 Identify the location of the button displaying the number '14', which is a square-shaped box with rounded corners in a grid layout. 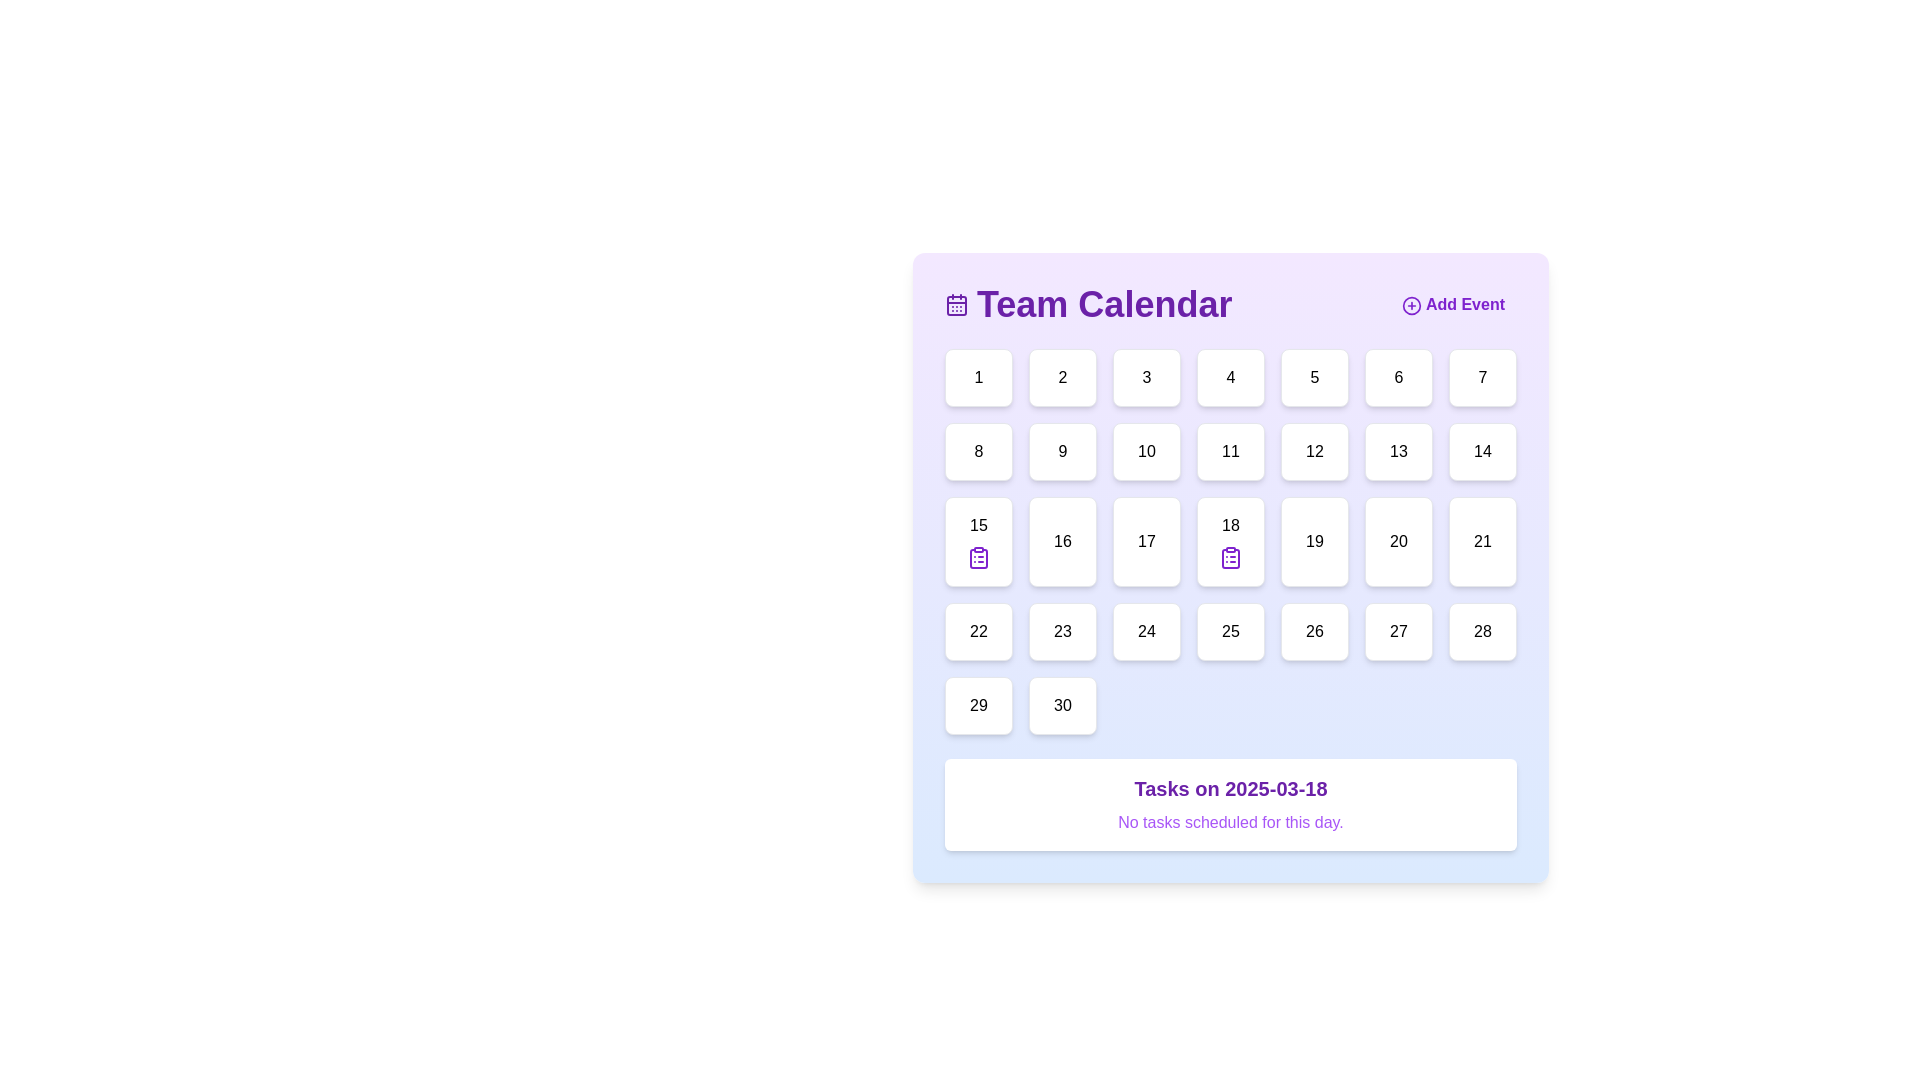
(1483, 451).